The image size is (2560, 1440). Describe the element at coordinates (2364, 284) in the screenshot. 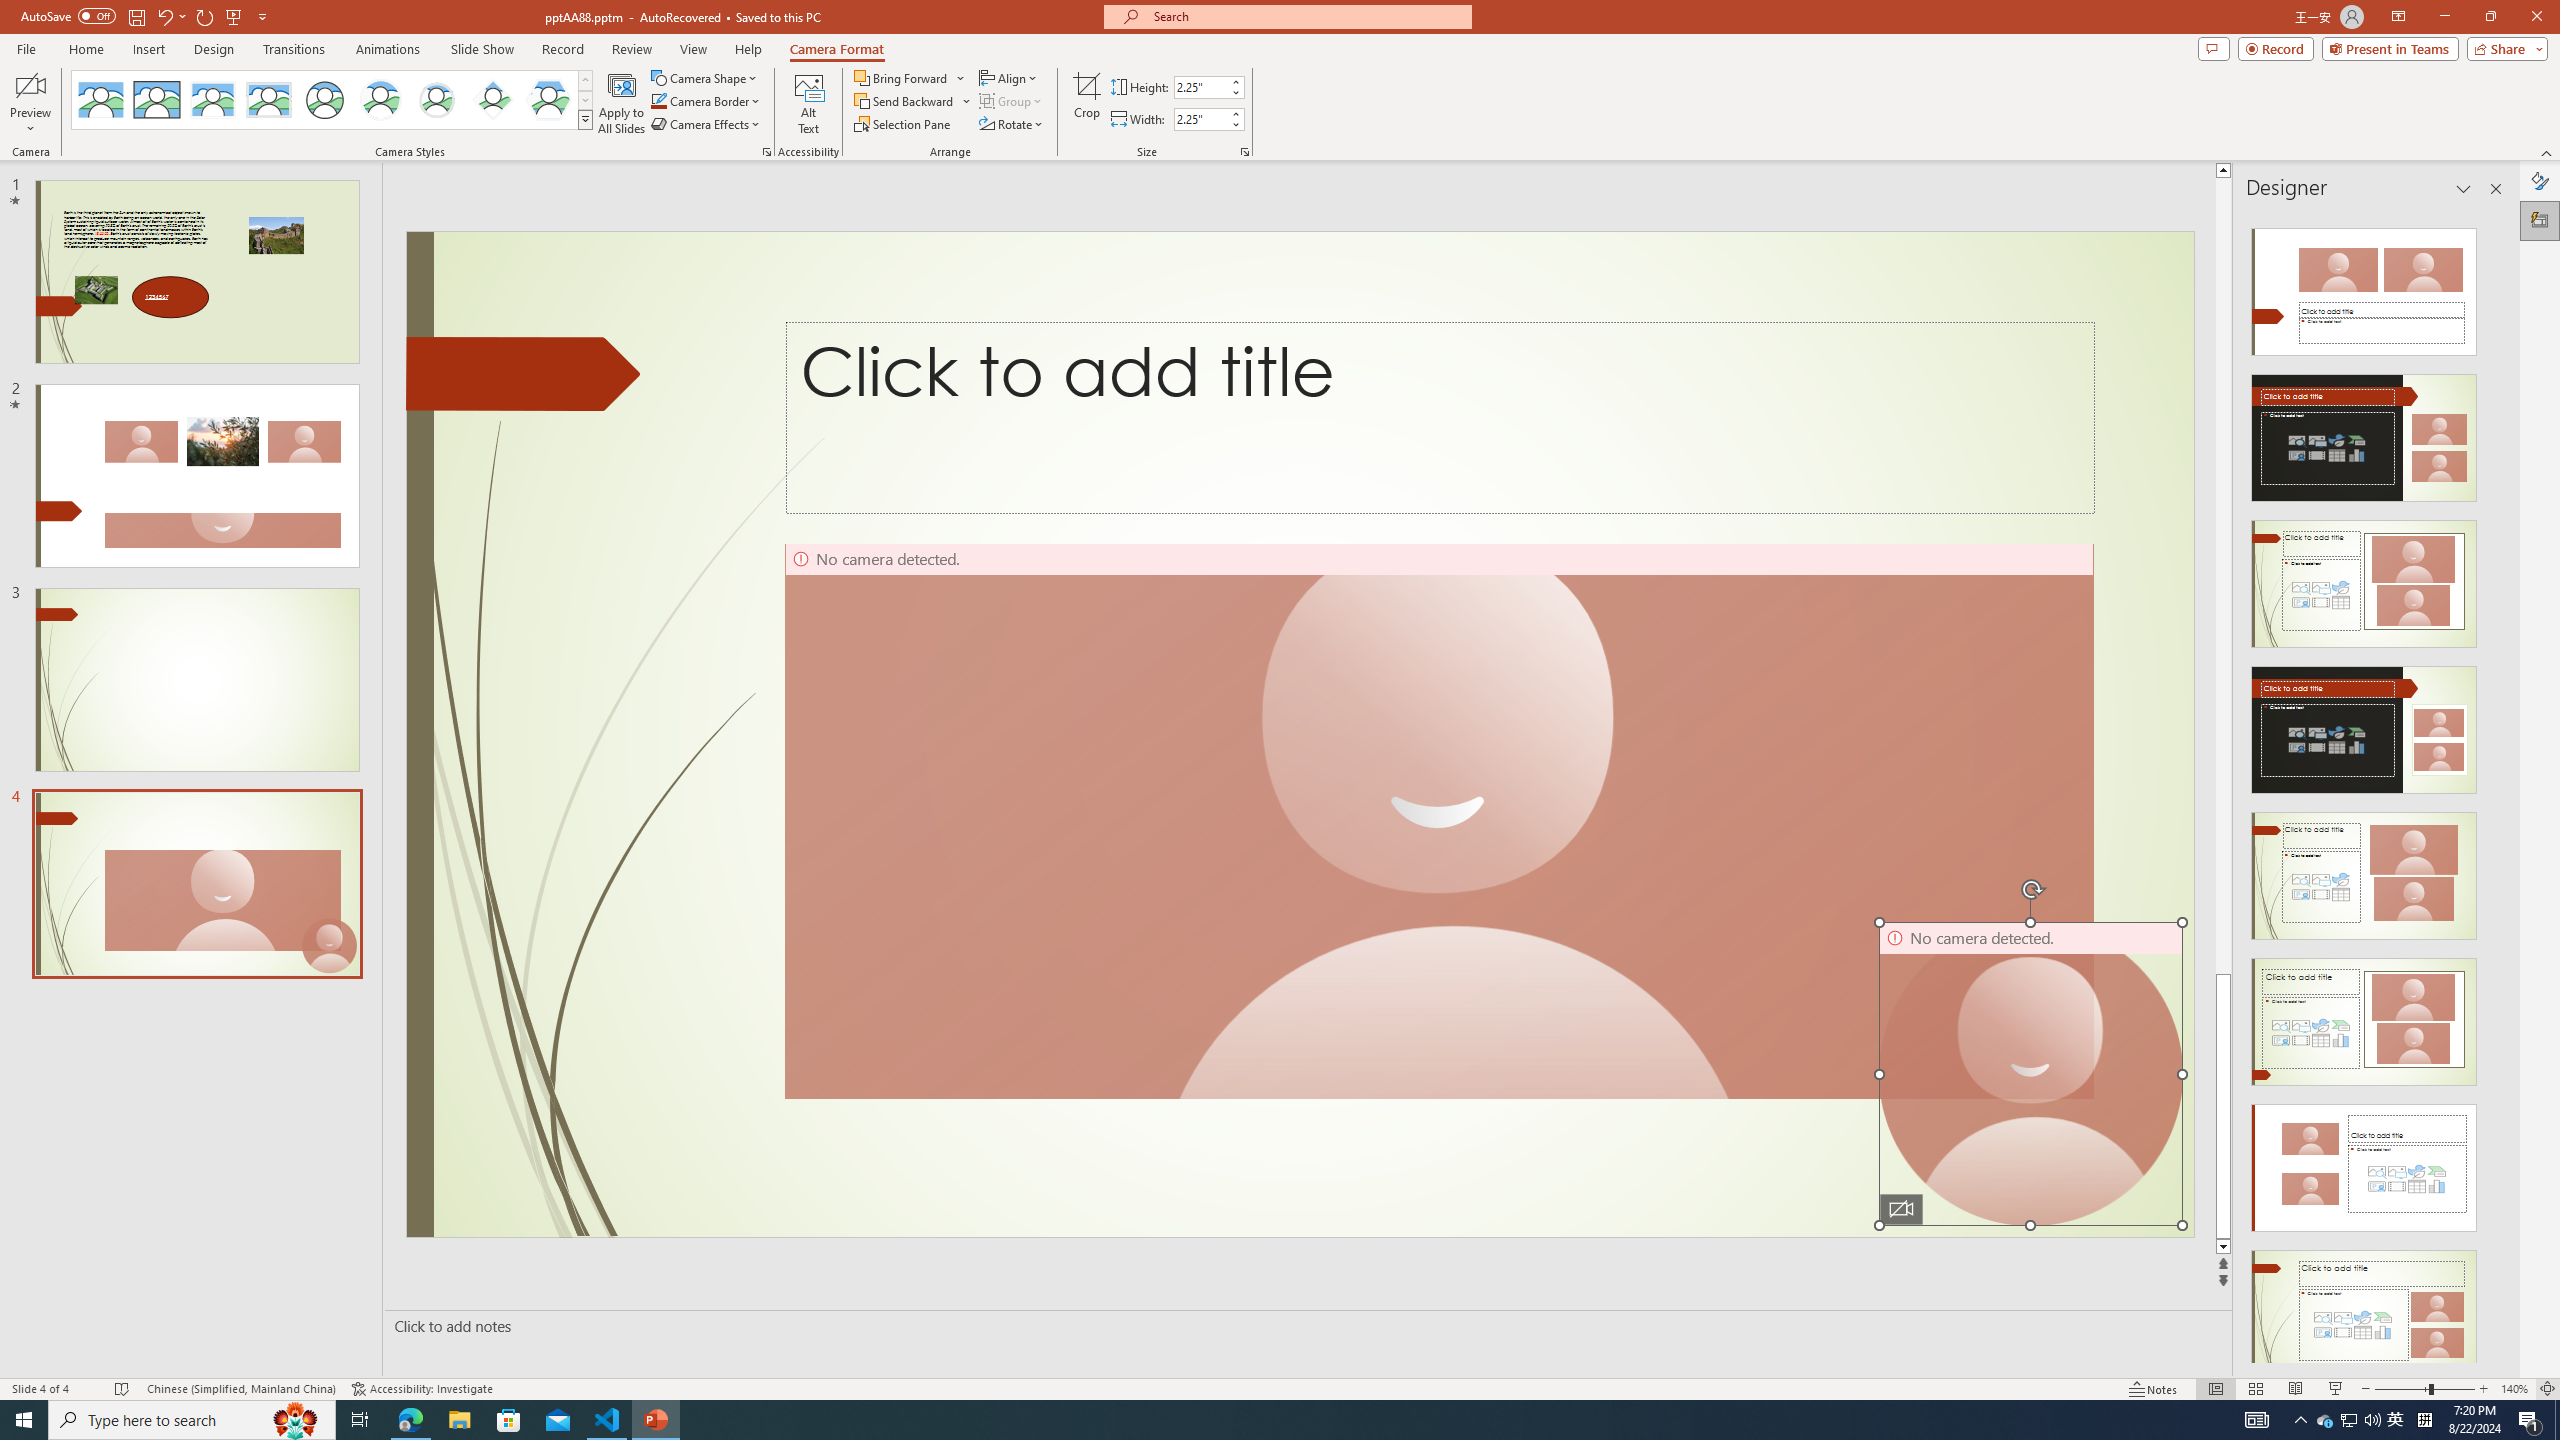

I see `'Recommended Design: Design Idea'` at that location.